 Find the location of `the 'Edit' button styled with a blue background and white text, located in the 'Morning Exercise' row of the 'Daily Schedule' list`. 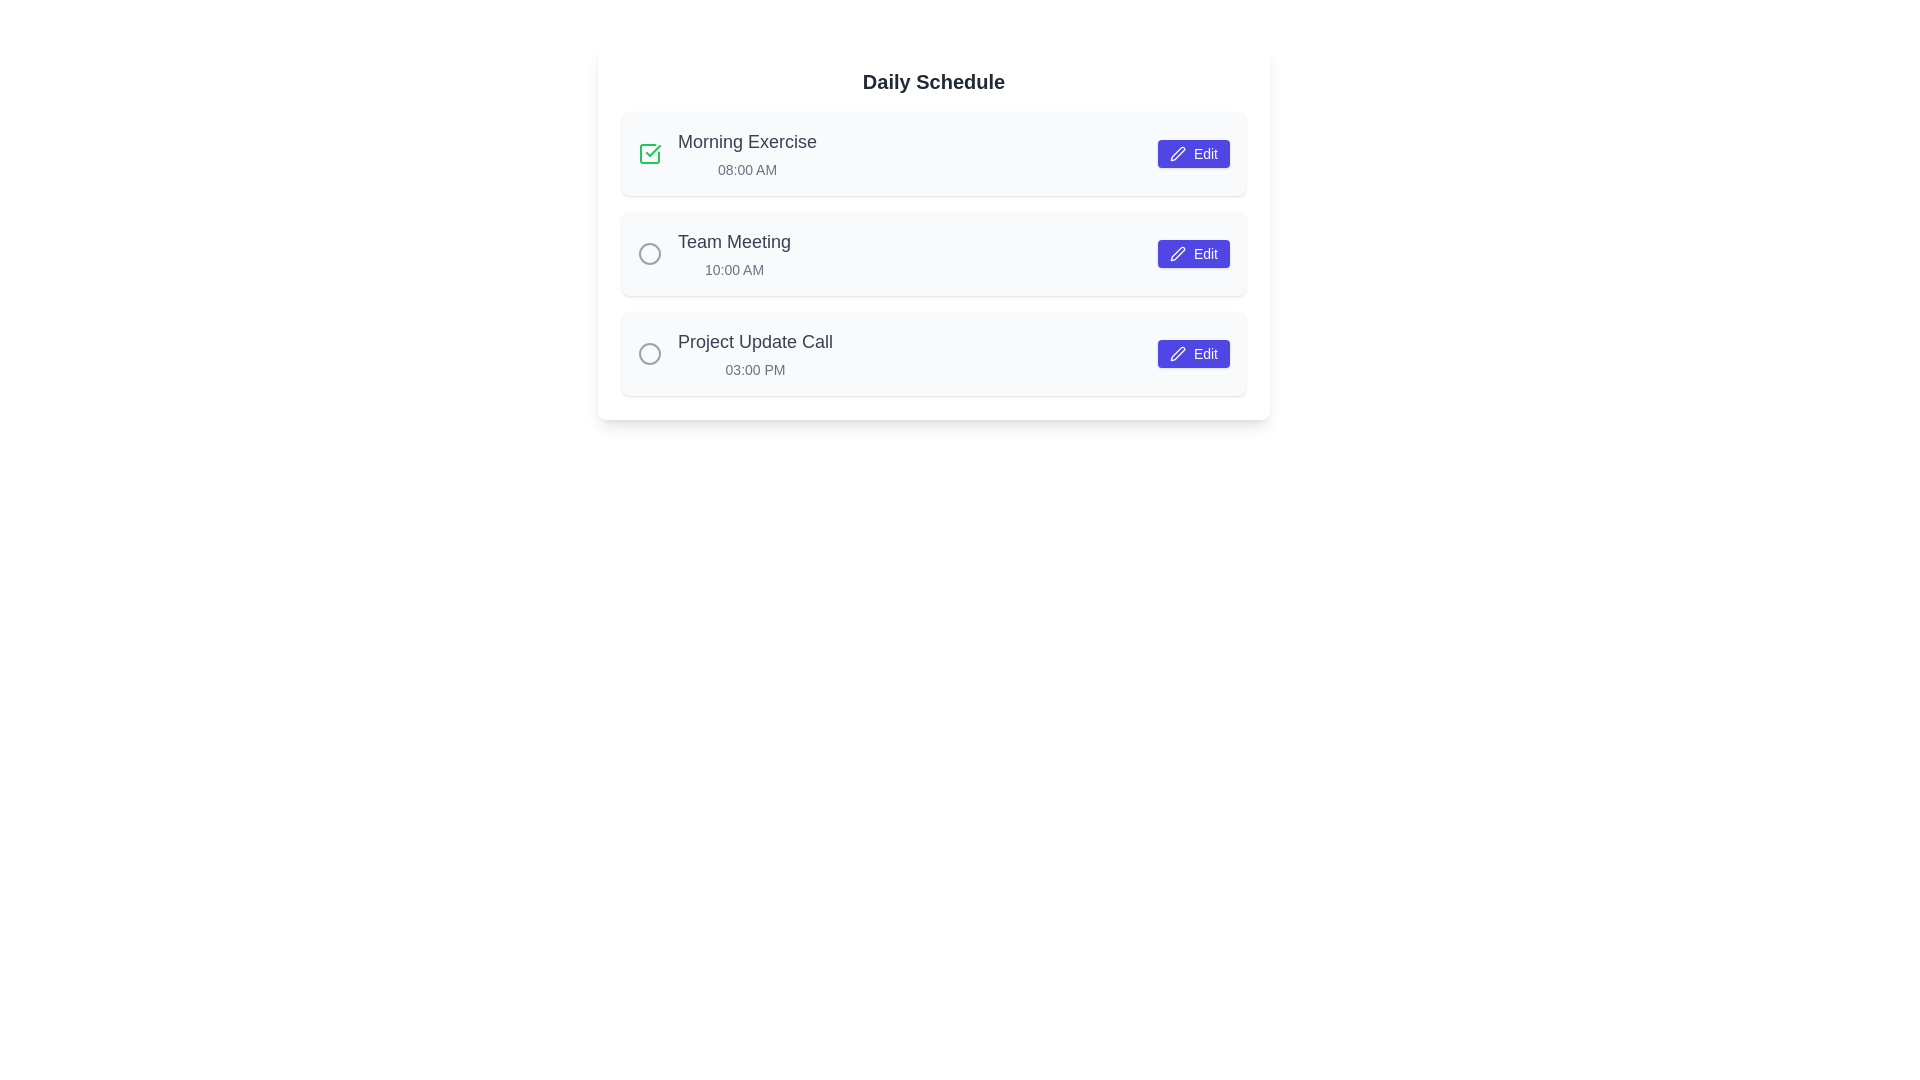

the 'Edit' button styled with a blue background and white text, located in the 'Morning Exercise' row of the 'Daily Schedule' list is located at coordinates (1193, 153).